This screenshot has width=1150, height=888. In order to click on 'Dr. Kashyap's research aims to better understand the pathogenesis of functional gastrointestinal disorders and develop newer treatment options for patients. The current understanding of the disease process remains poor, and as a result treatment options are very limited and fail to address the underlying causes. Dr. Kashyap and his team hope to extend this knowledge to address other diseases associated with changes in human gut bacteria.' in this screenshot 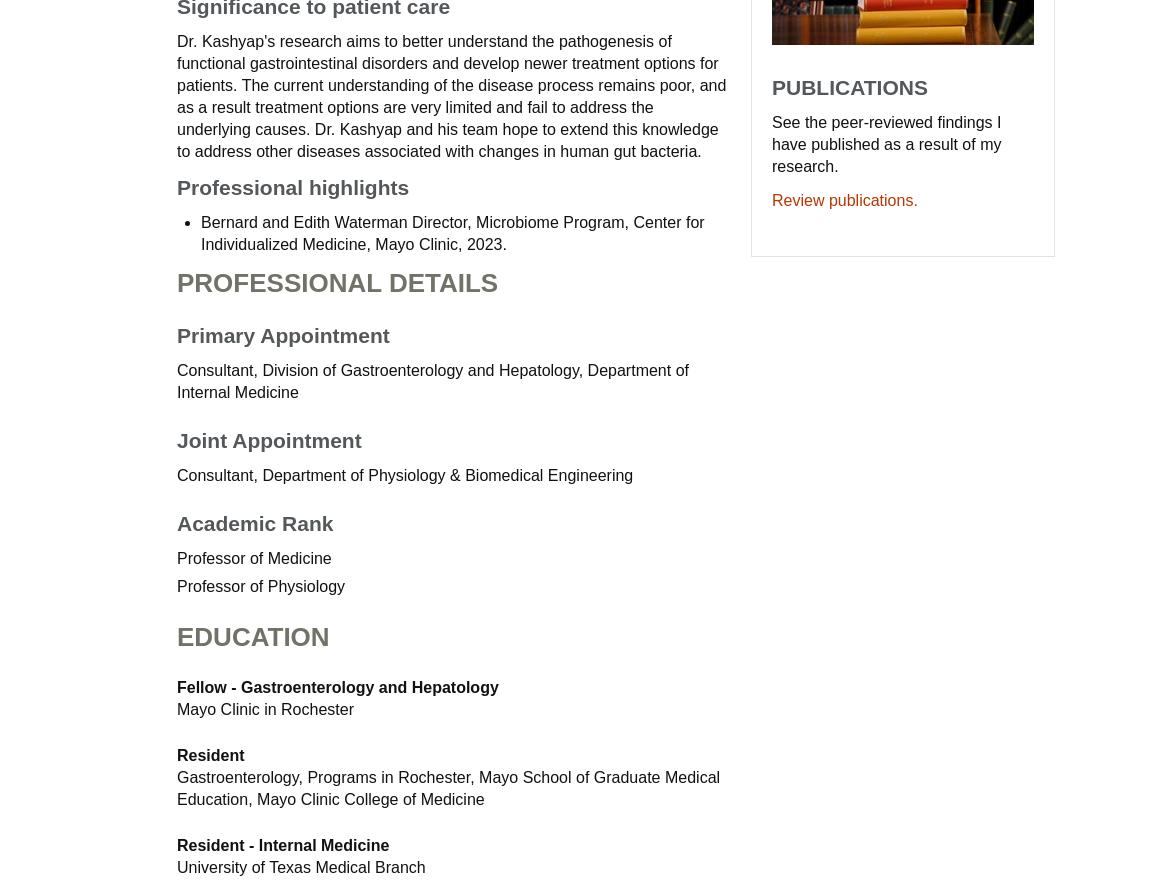, I will do `click(451, 95)`.